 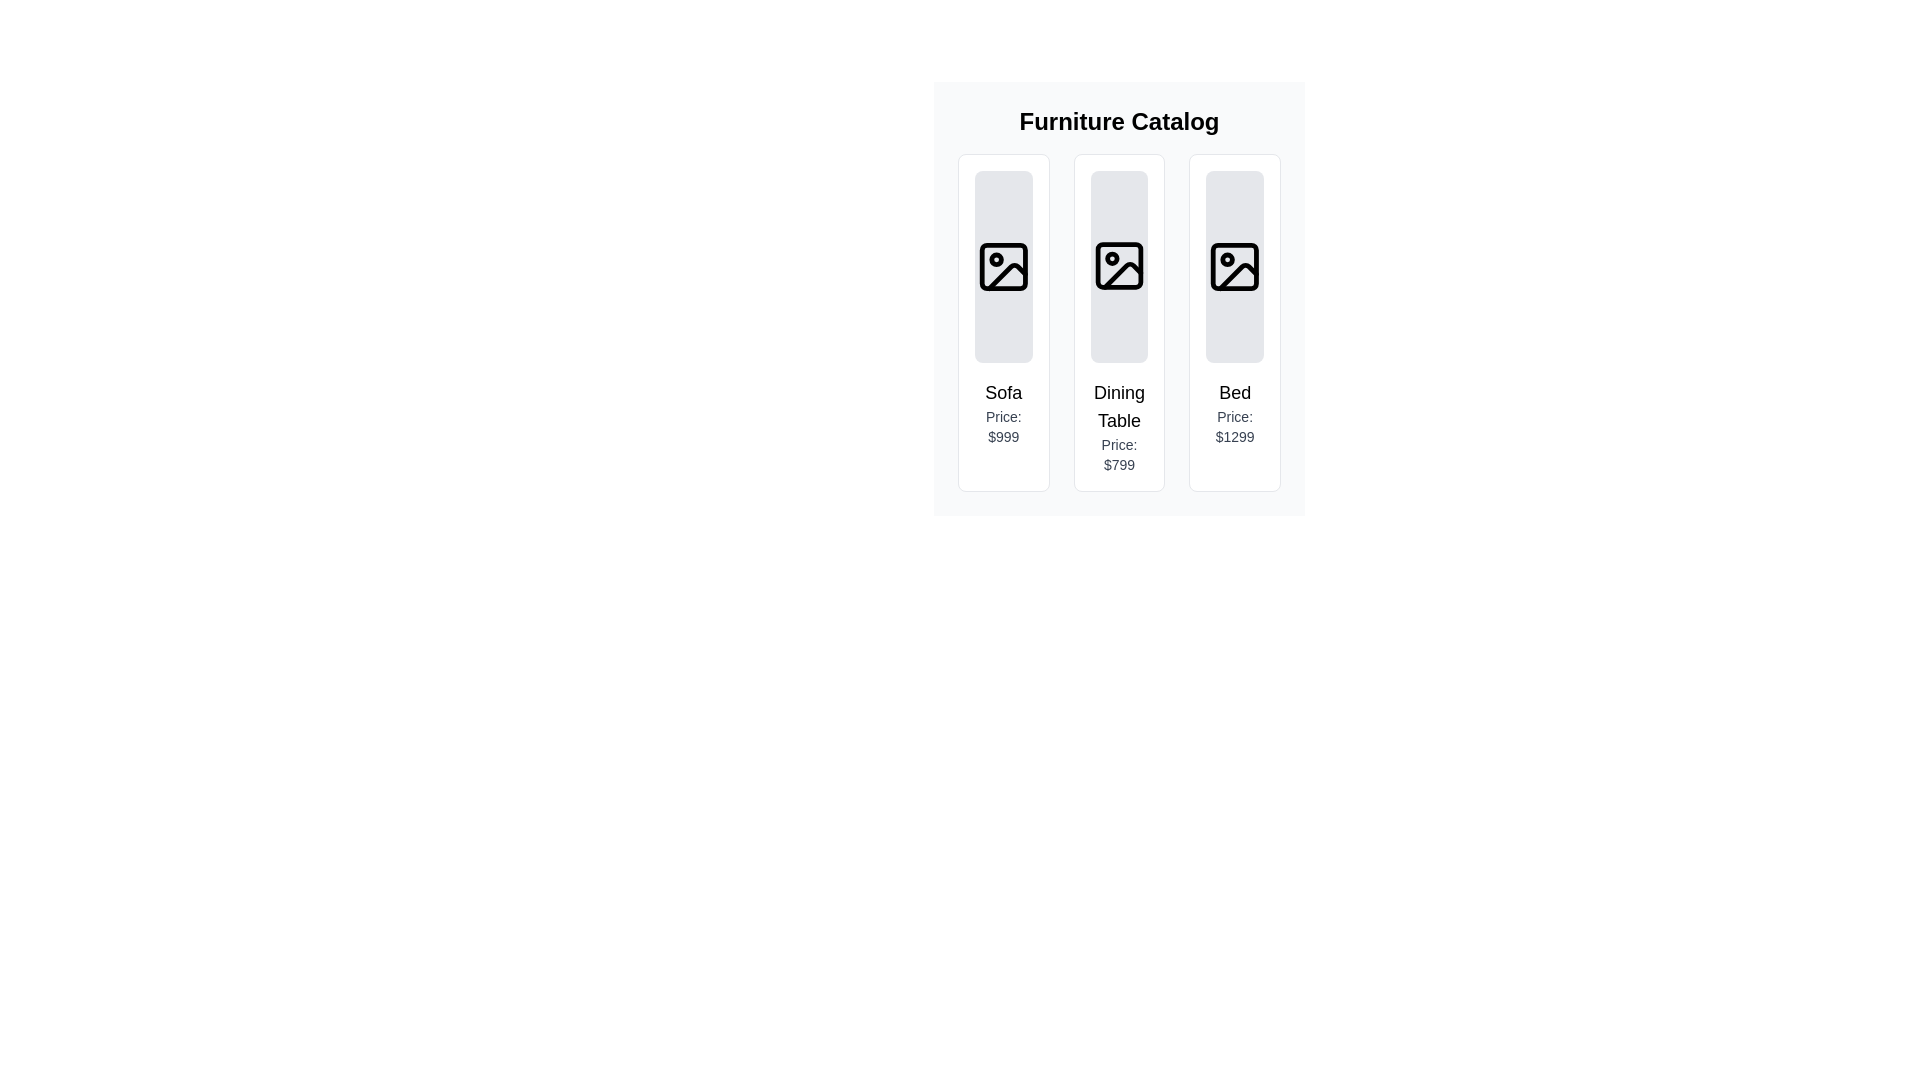 What do you see at coordinates (1111, 258) in the screenshot?
I see `the decorative graphical circle located in the middle tile of the 'Dining Table: $799' card within the 'Furniture Catalog' section` at bounding box center [1111, 258].